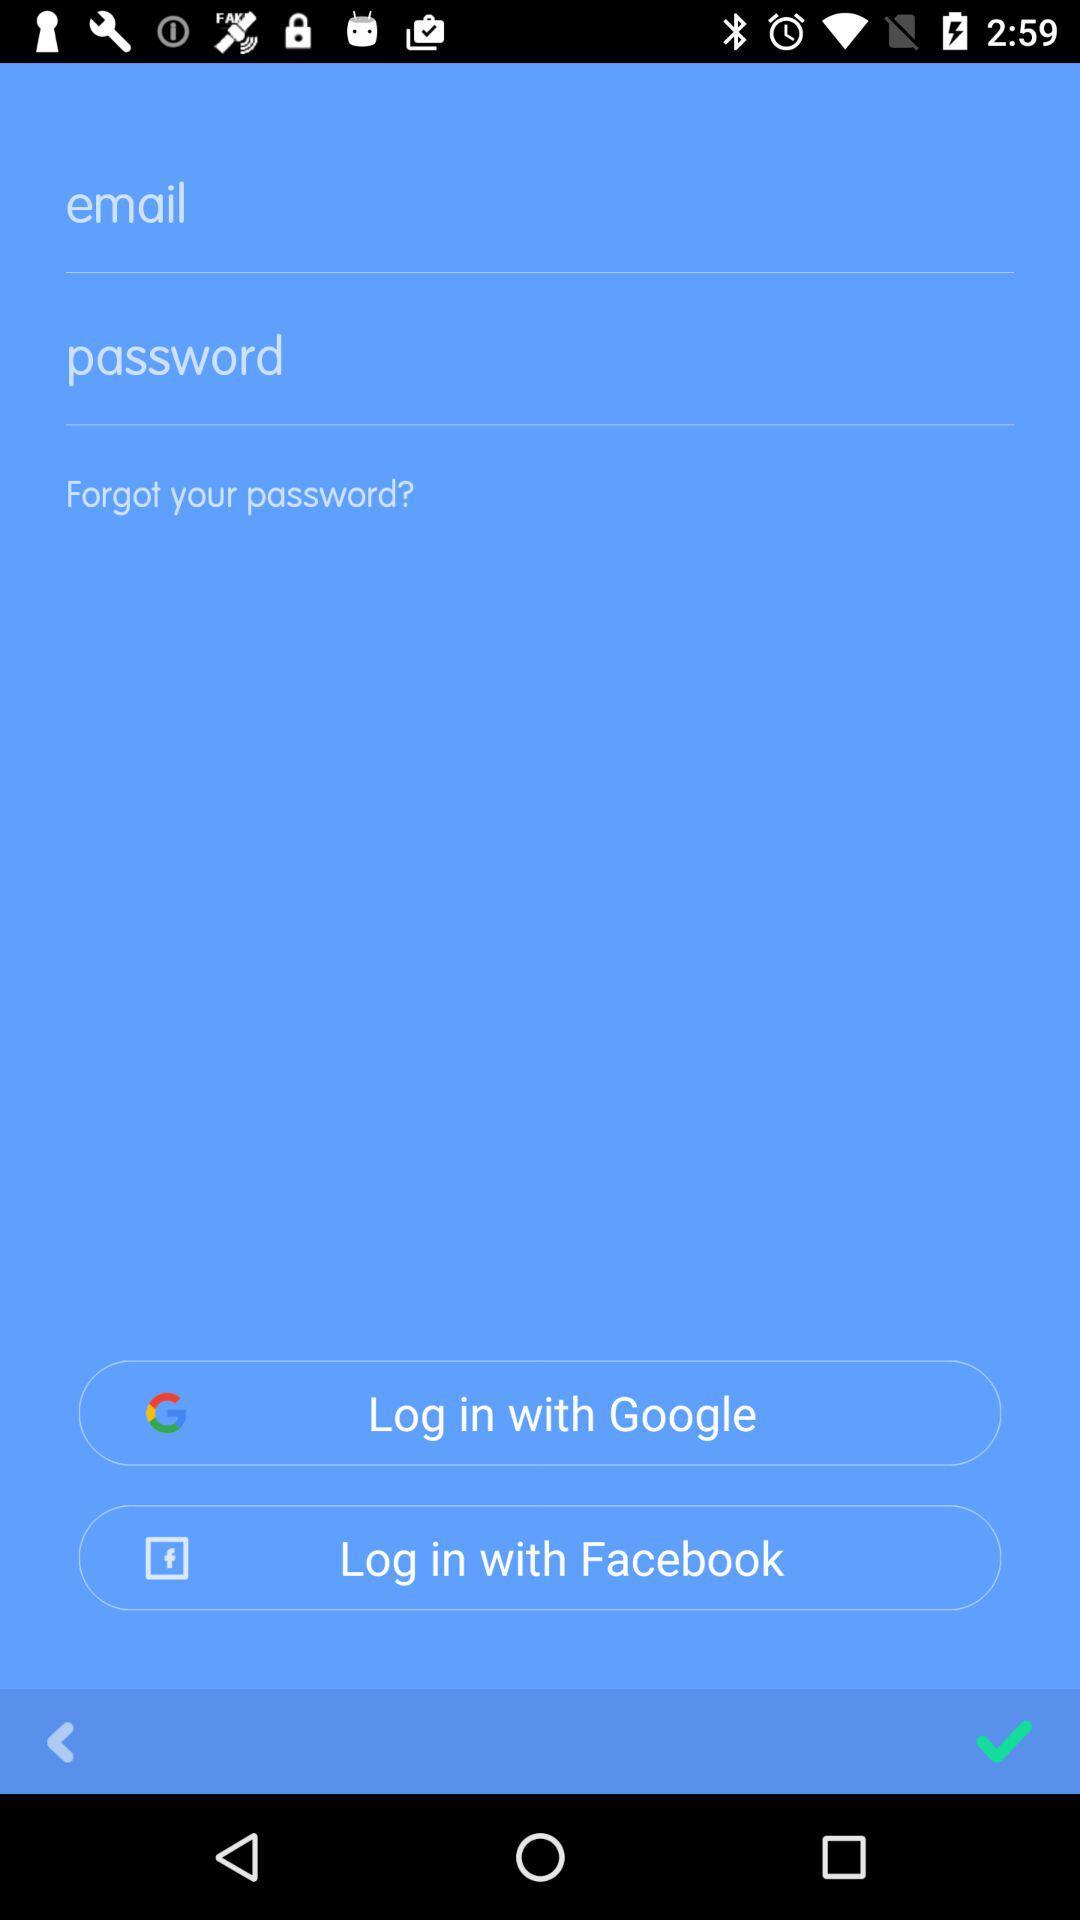  I want to click on box for email, so click(540, 220).